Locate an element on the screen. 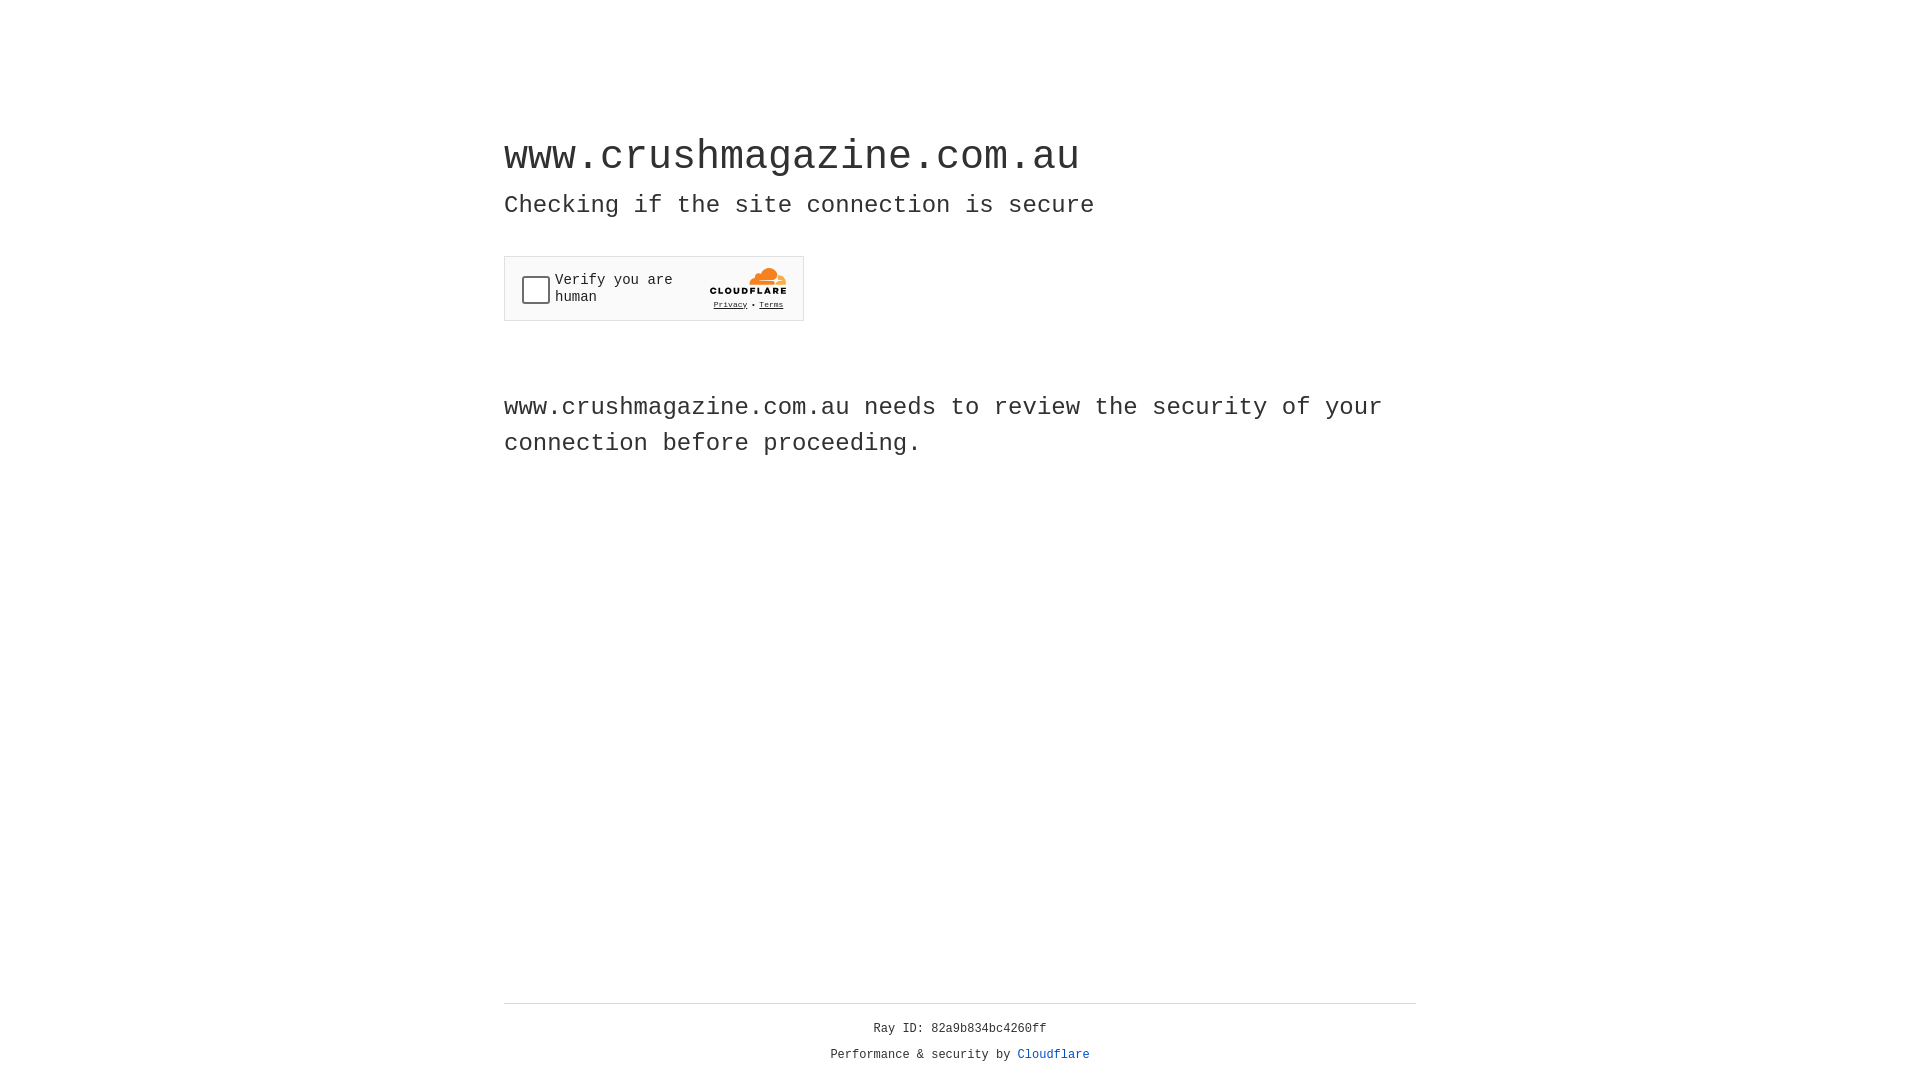 This screenshot has height=1080, width=1920. 'Cloudflare' is located at coordinates (1053, 1054).